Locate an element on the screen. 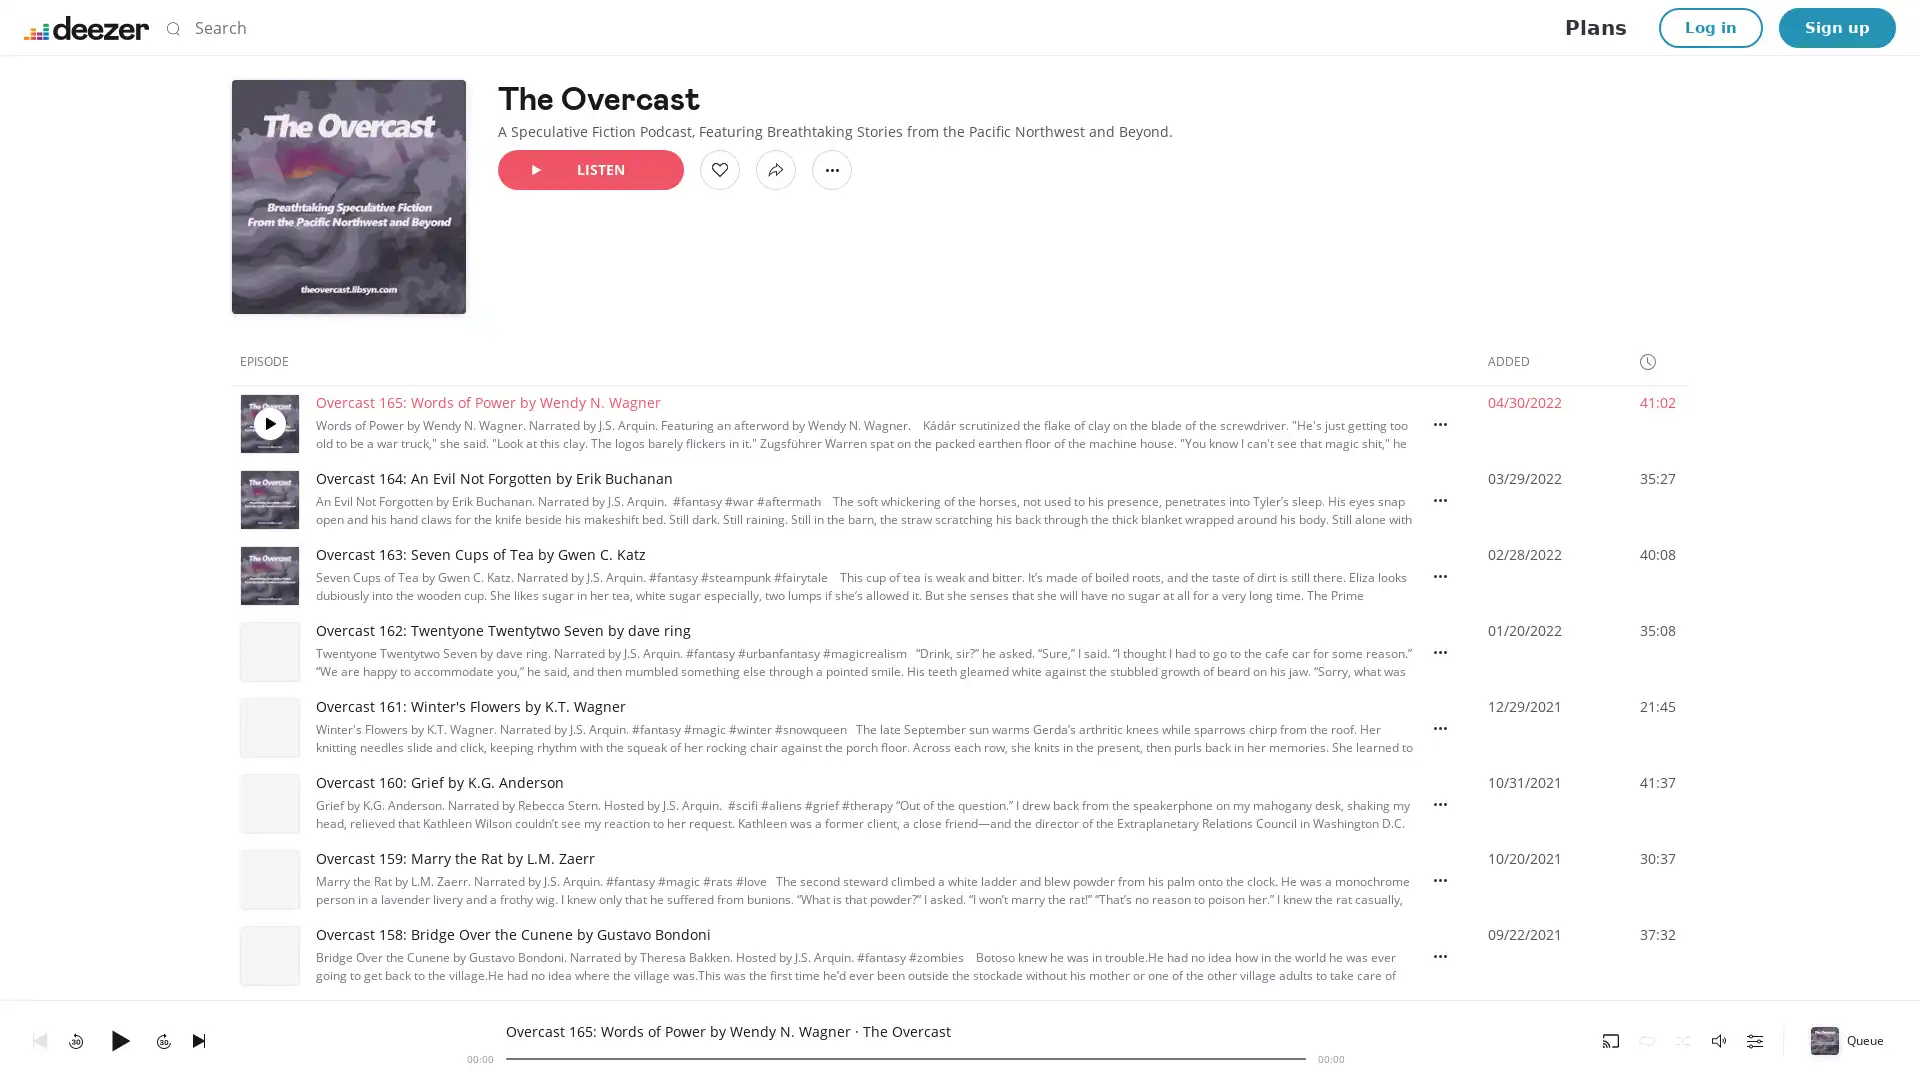 The image size is (1920, 1080). Play Overcast 161: Winter's Flowers by K.T. Wagner by The Overcast is located at coordinates (268, 728).